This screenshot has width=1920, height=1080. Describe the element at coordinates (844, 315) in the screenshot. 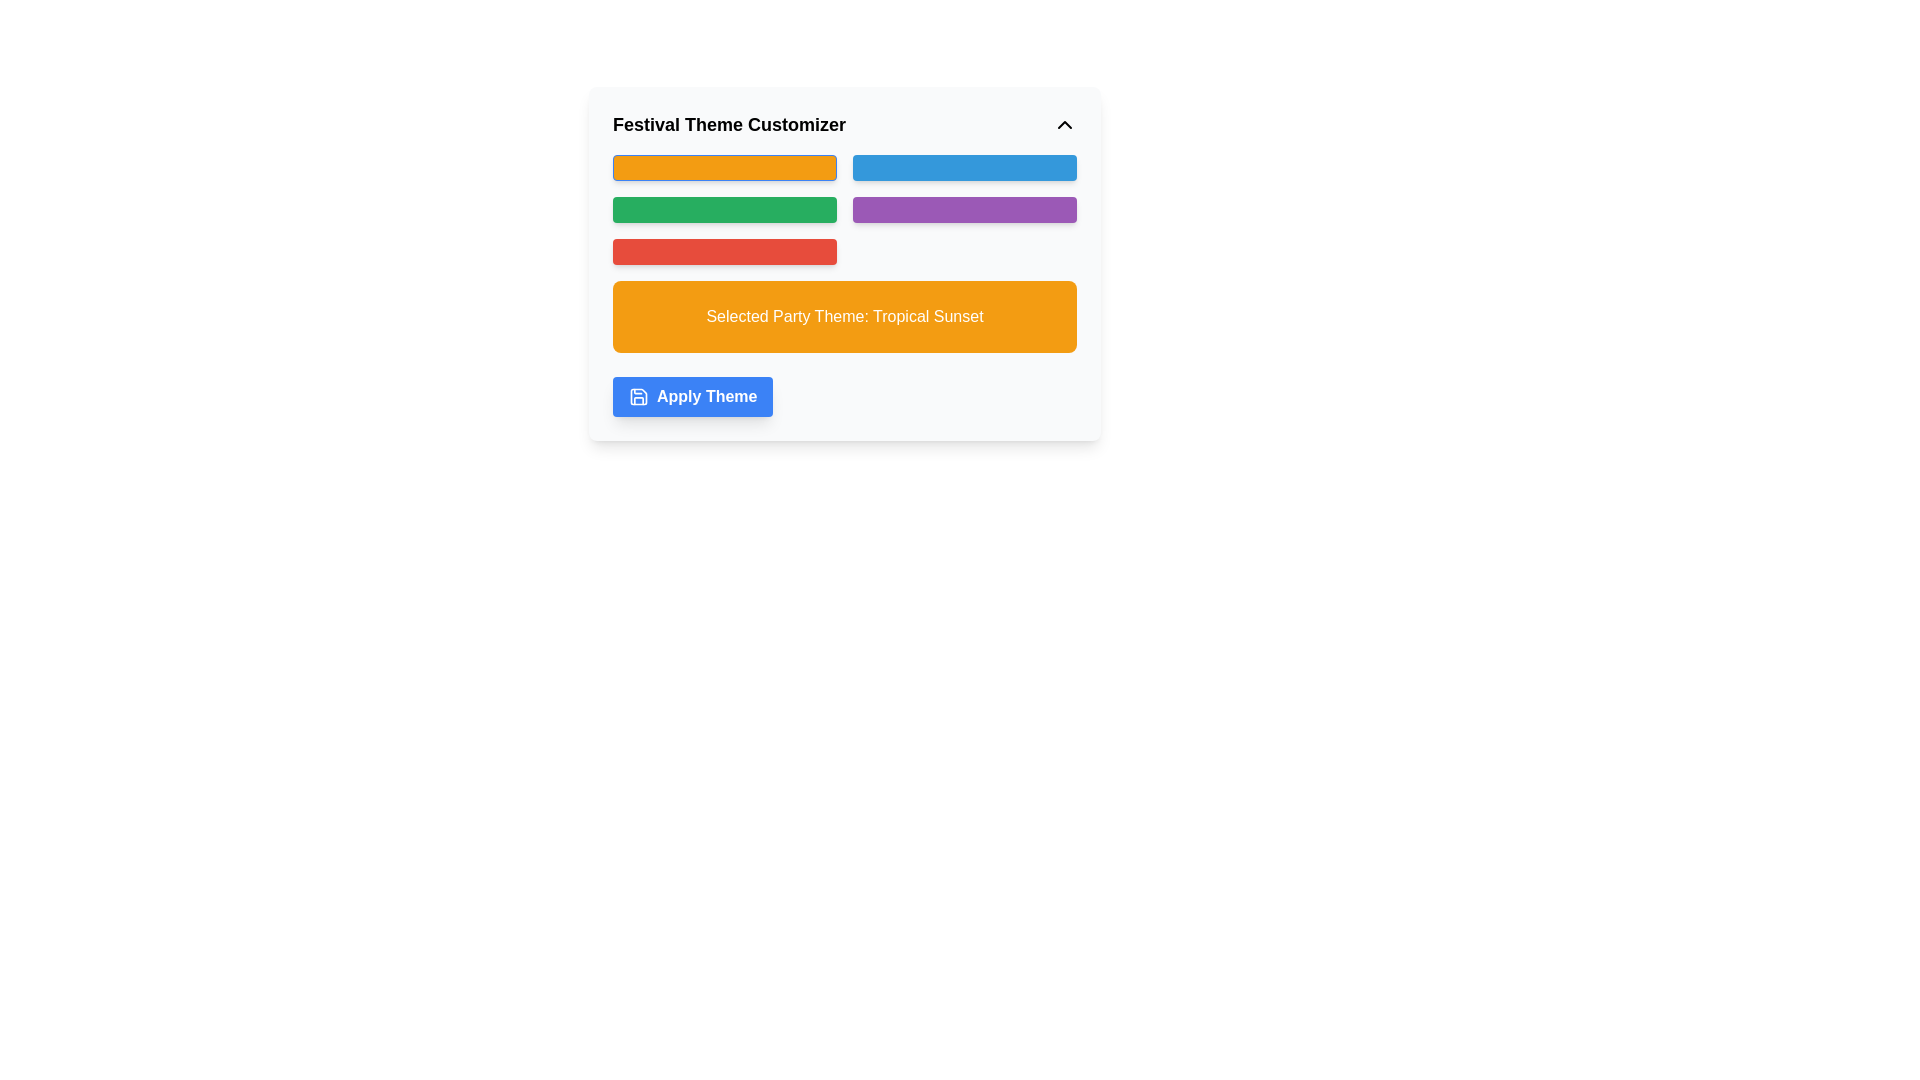

I see `the Text Display Box indicating the currently selected party theme, which is 'Tropical Sunset', located in the 'Festival Theme Customizer' panel` at that location.